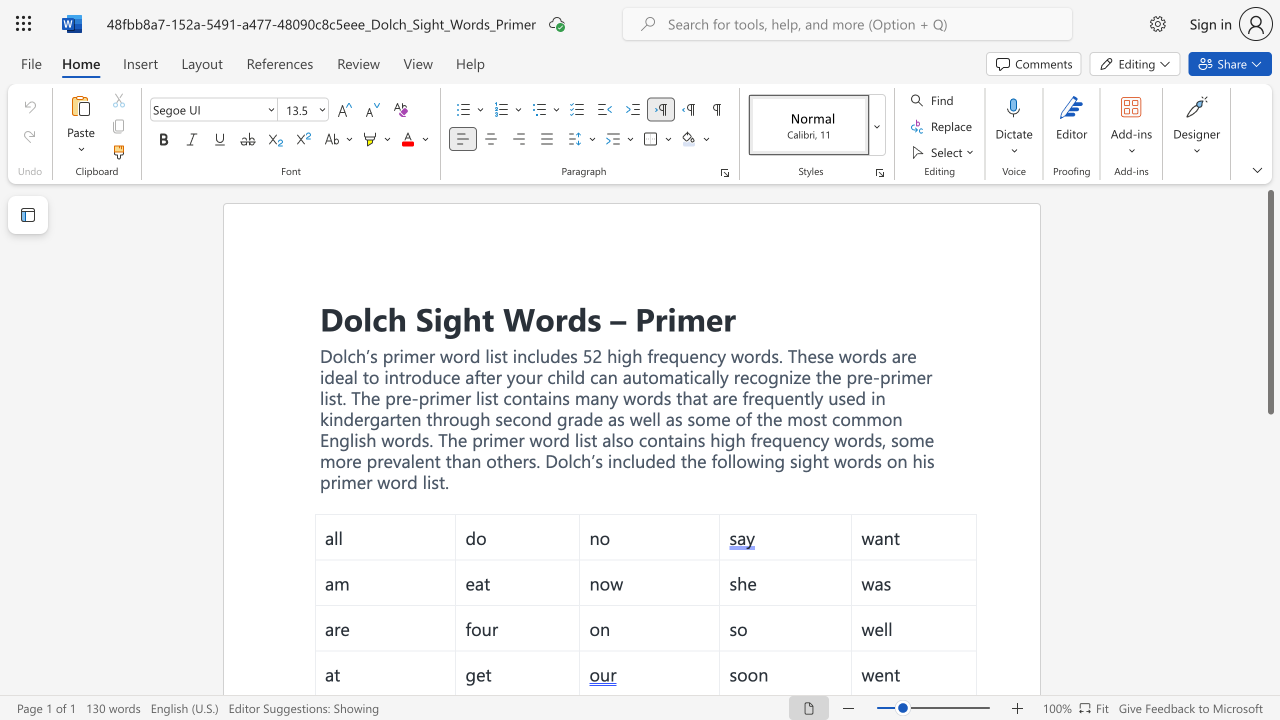 This screenshot has height=720, width=1280. Describe the element at coordinates (437, 317) in the screenshot. I see `the 1th character "i" in the text` at that location.